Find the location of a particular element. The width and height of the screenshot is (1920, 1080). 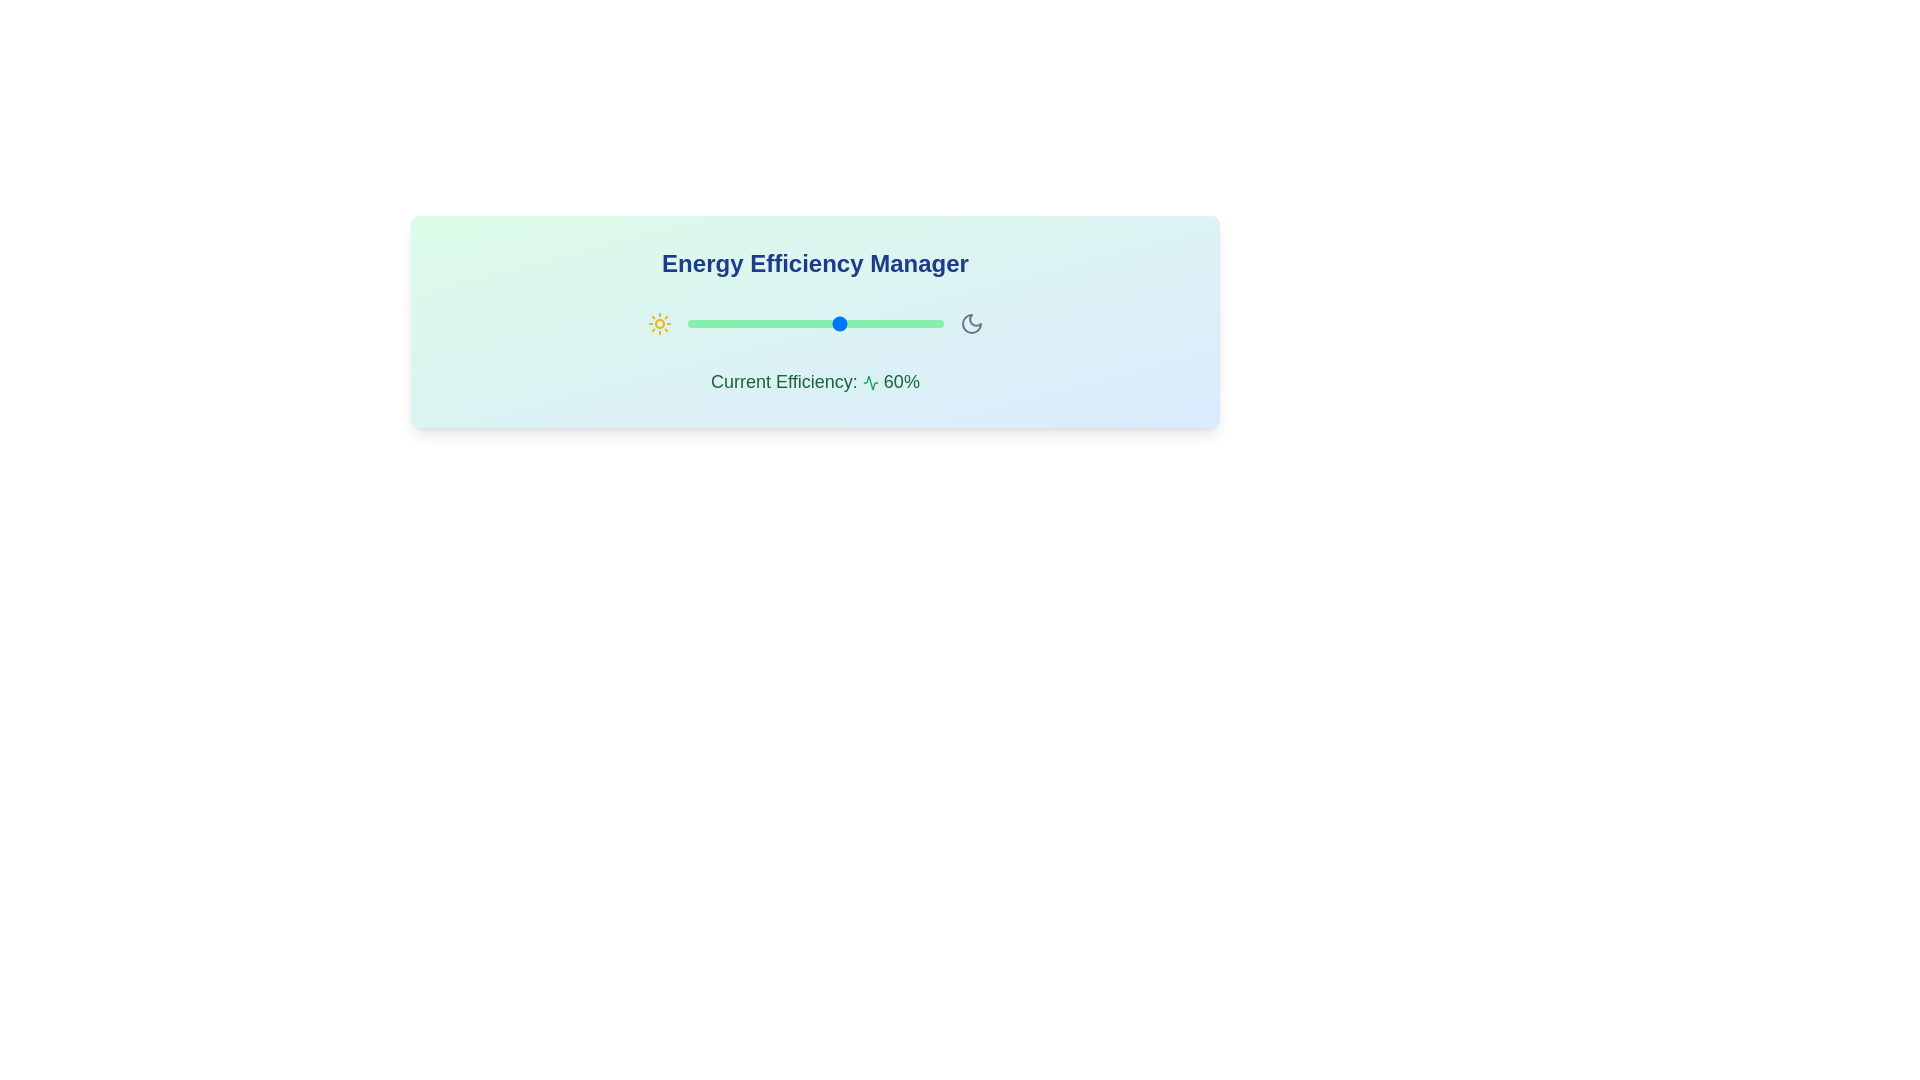

the Moon icon is located at coordinates (971, 323).